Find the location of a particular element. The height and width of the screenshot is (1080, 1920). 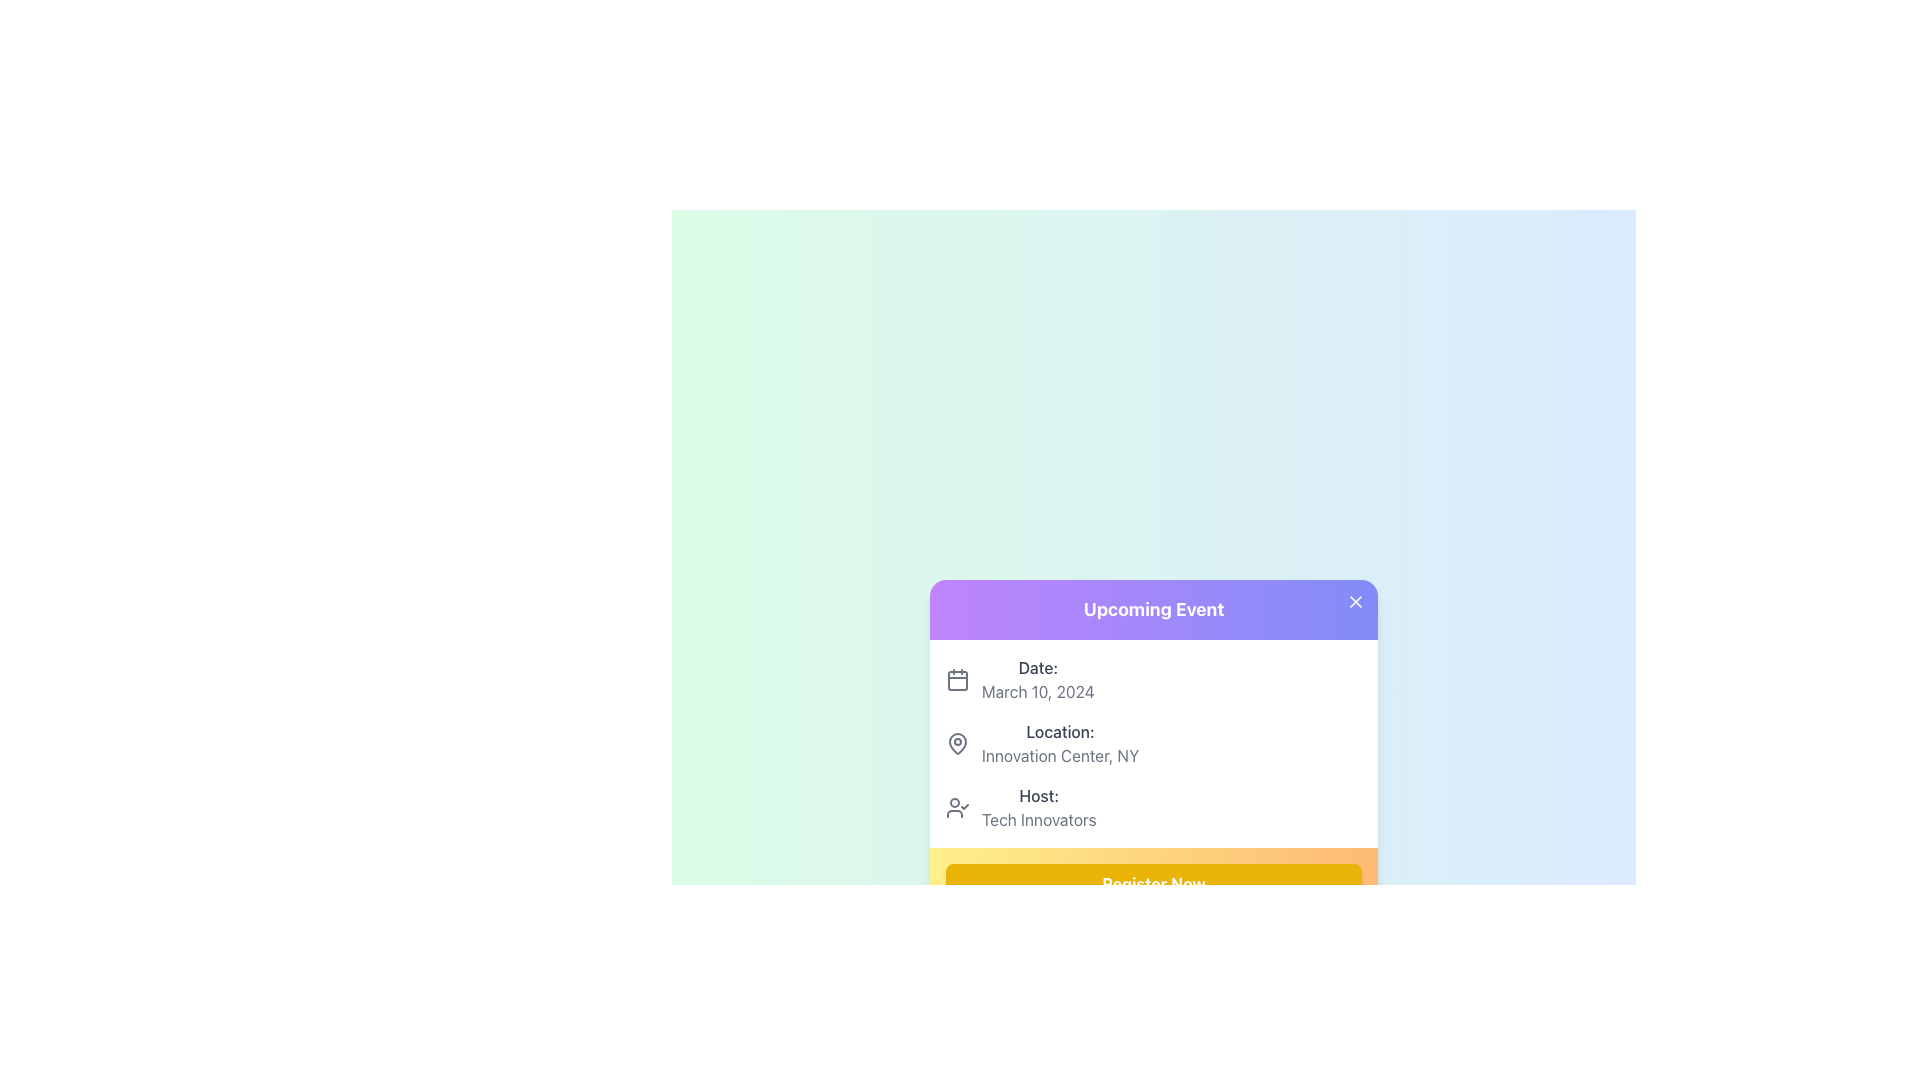

rounded rectangle element located centrally within the calendar icon, which serves as the content area of the calendar is located at coordinates (957, 680).